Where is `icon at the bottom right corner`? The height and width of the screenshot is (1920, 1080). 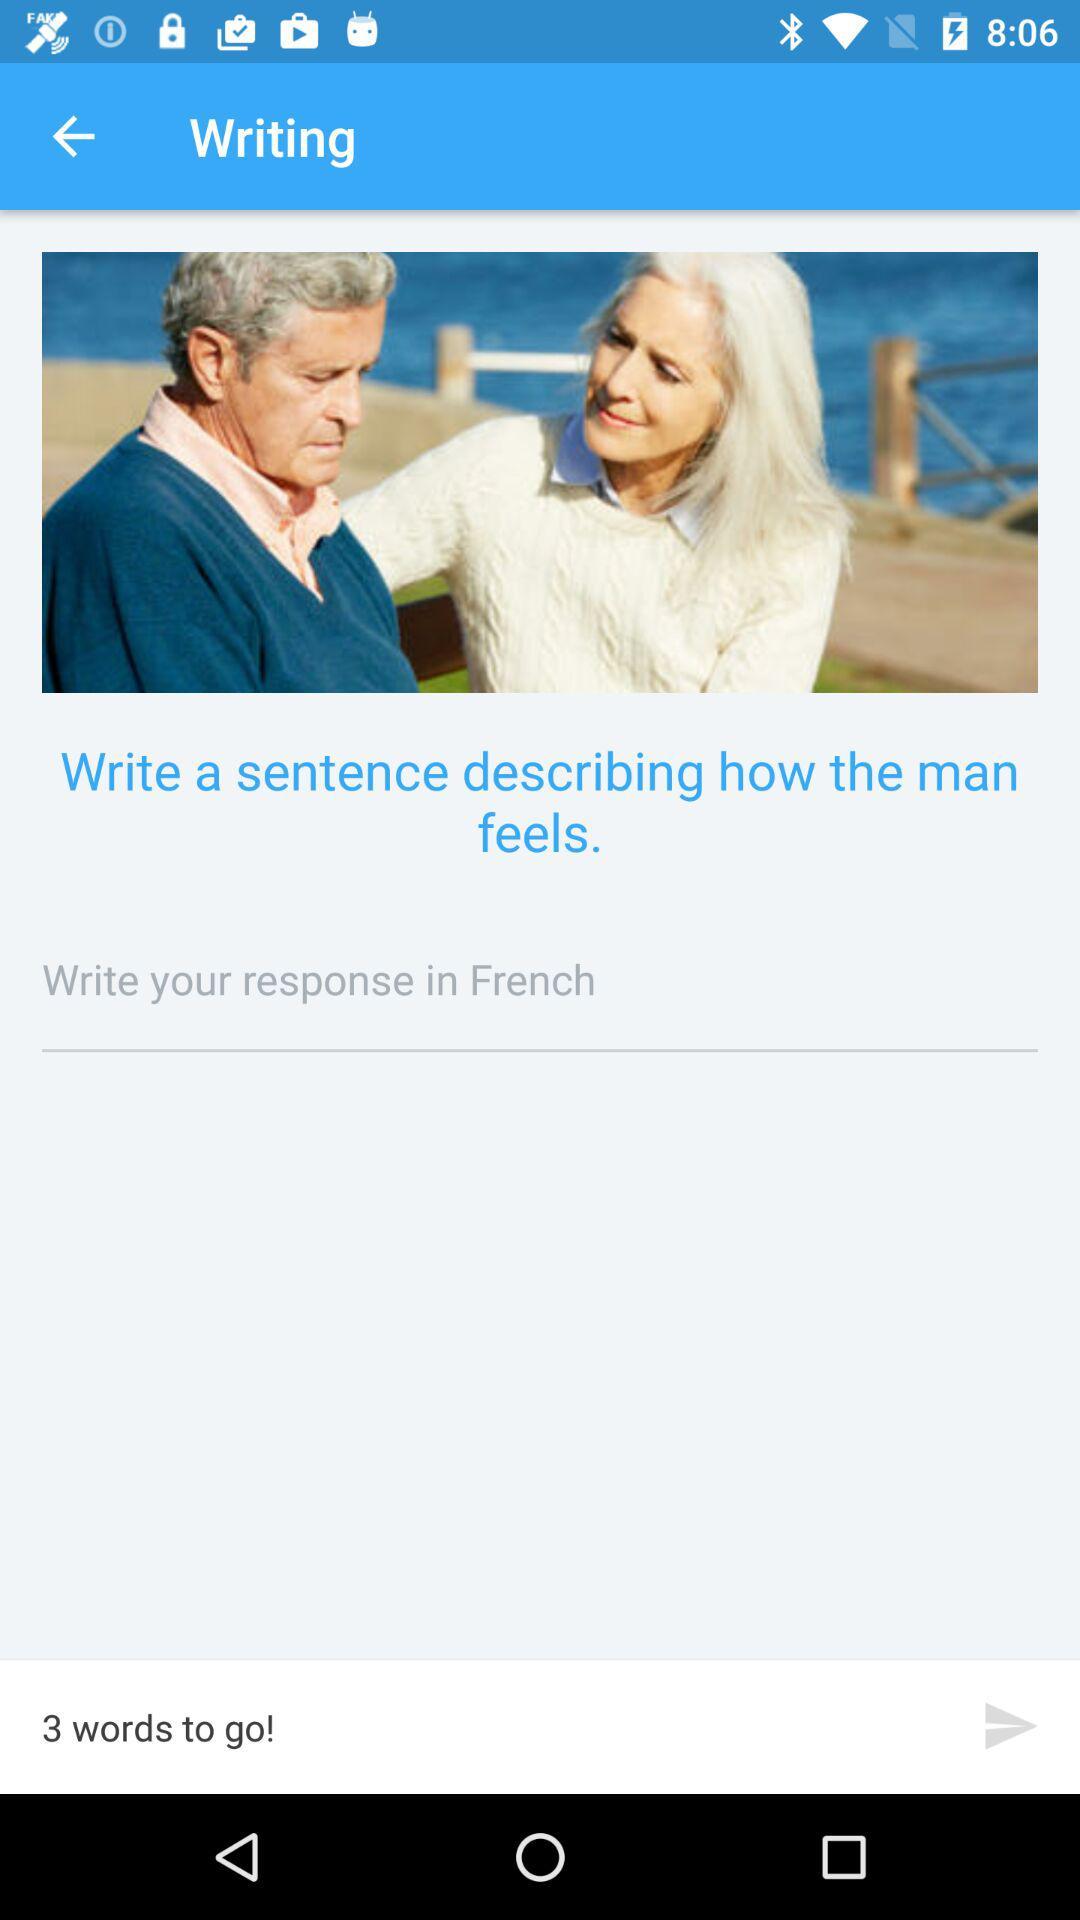 icon at the bottom right corner is located at coordinates (1011, 1725).